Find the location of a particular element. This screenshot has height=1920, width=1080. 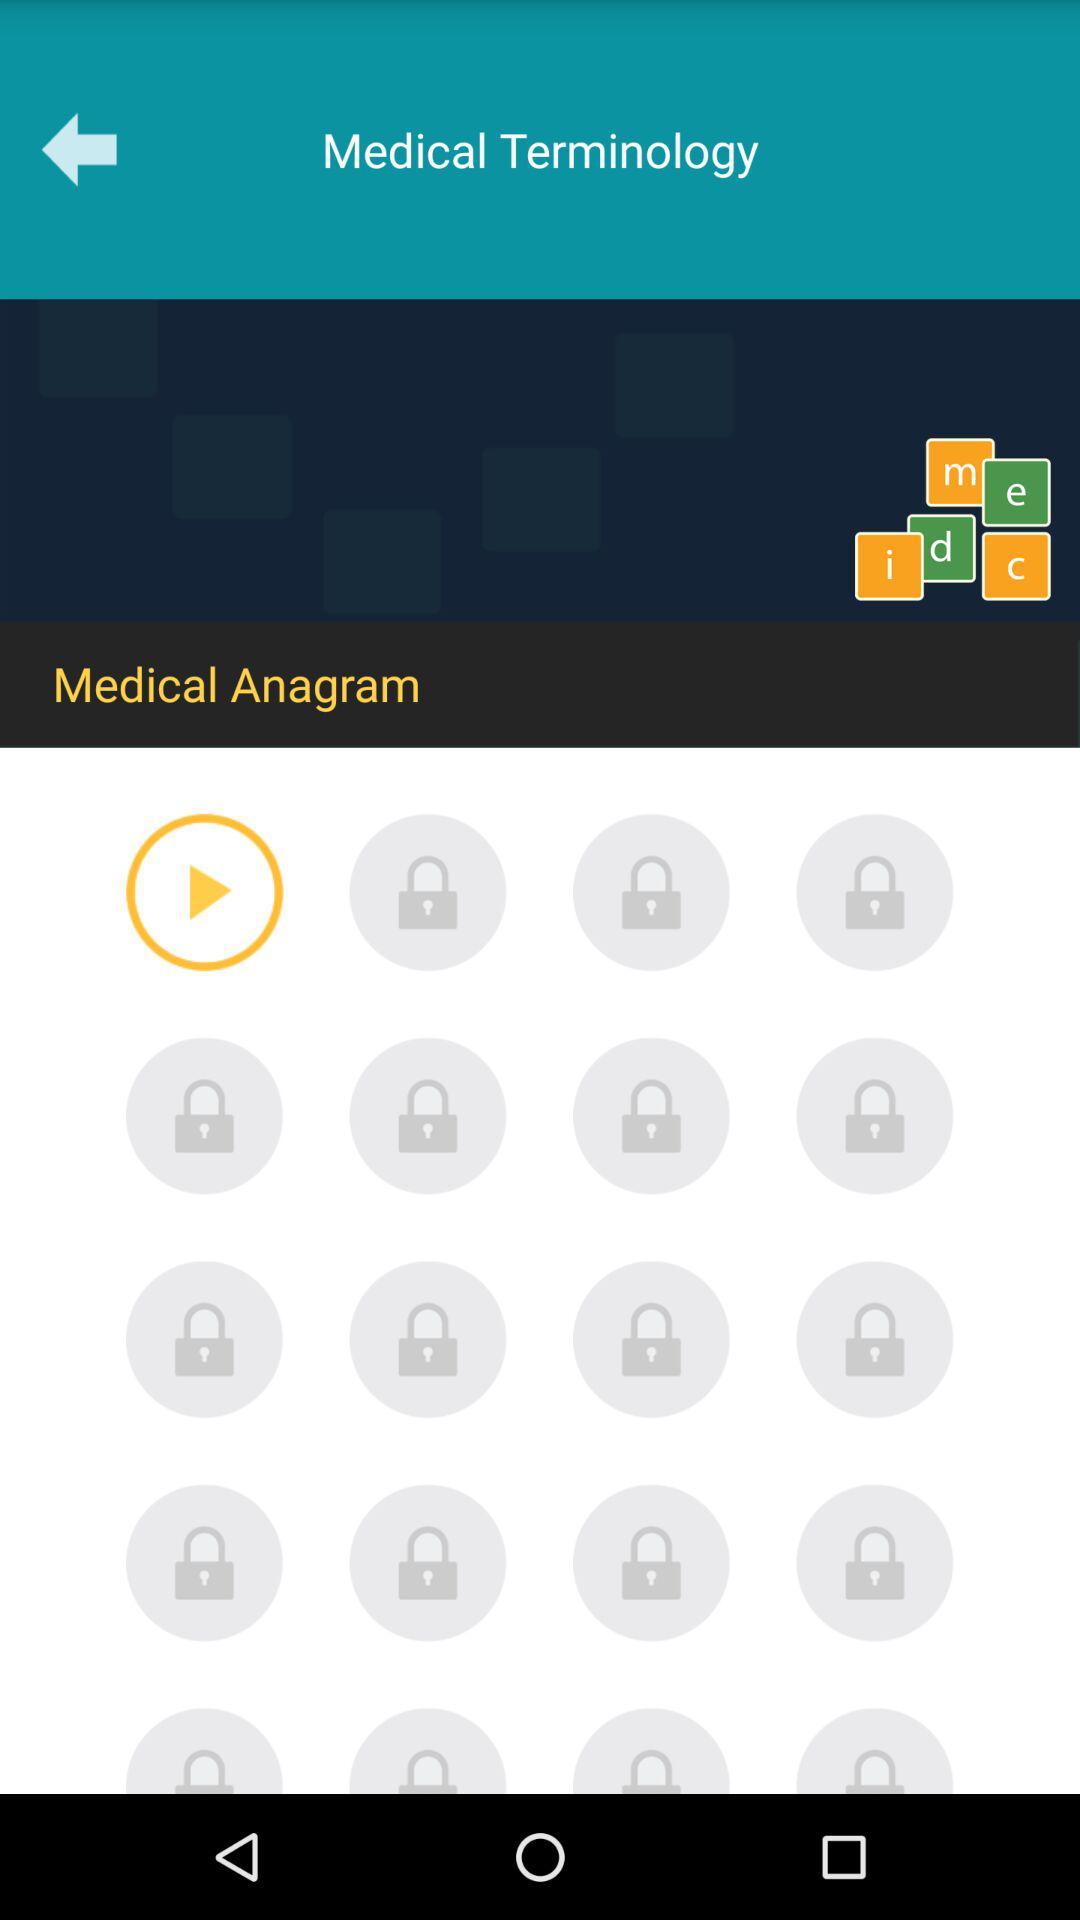

the avatar icon is located at coordinates (204, 1872).